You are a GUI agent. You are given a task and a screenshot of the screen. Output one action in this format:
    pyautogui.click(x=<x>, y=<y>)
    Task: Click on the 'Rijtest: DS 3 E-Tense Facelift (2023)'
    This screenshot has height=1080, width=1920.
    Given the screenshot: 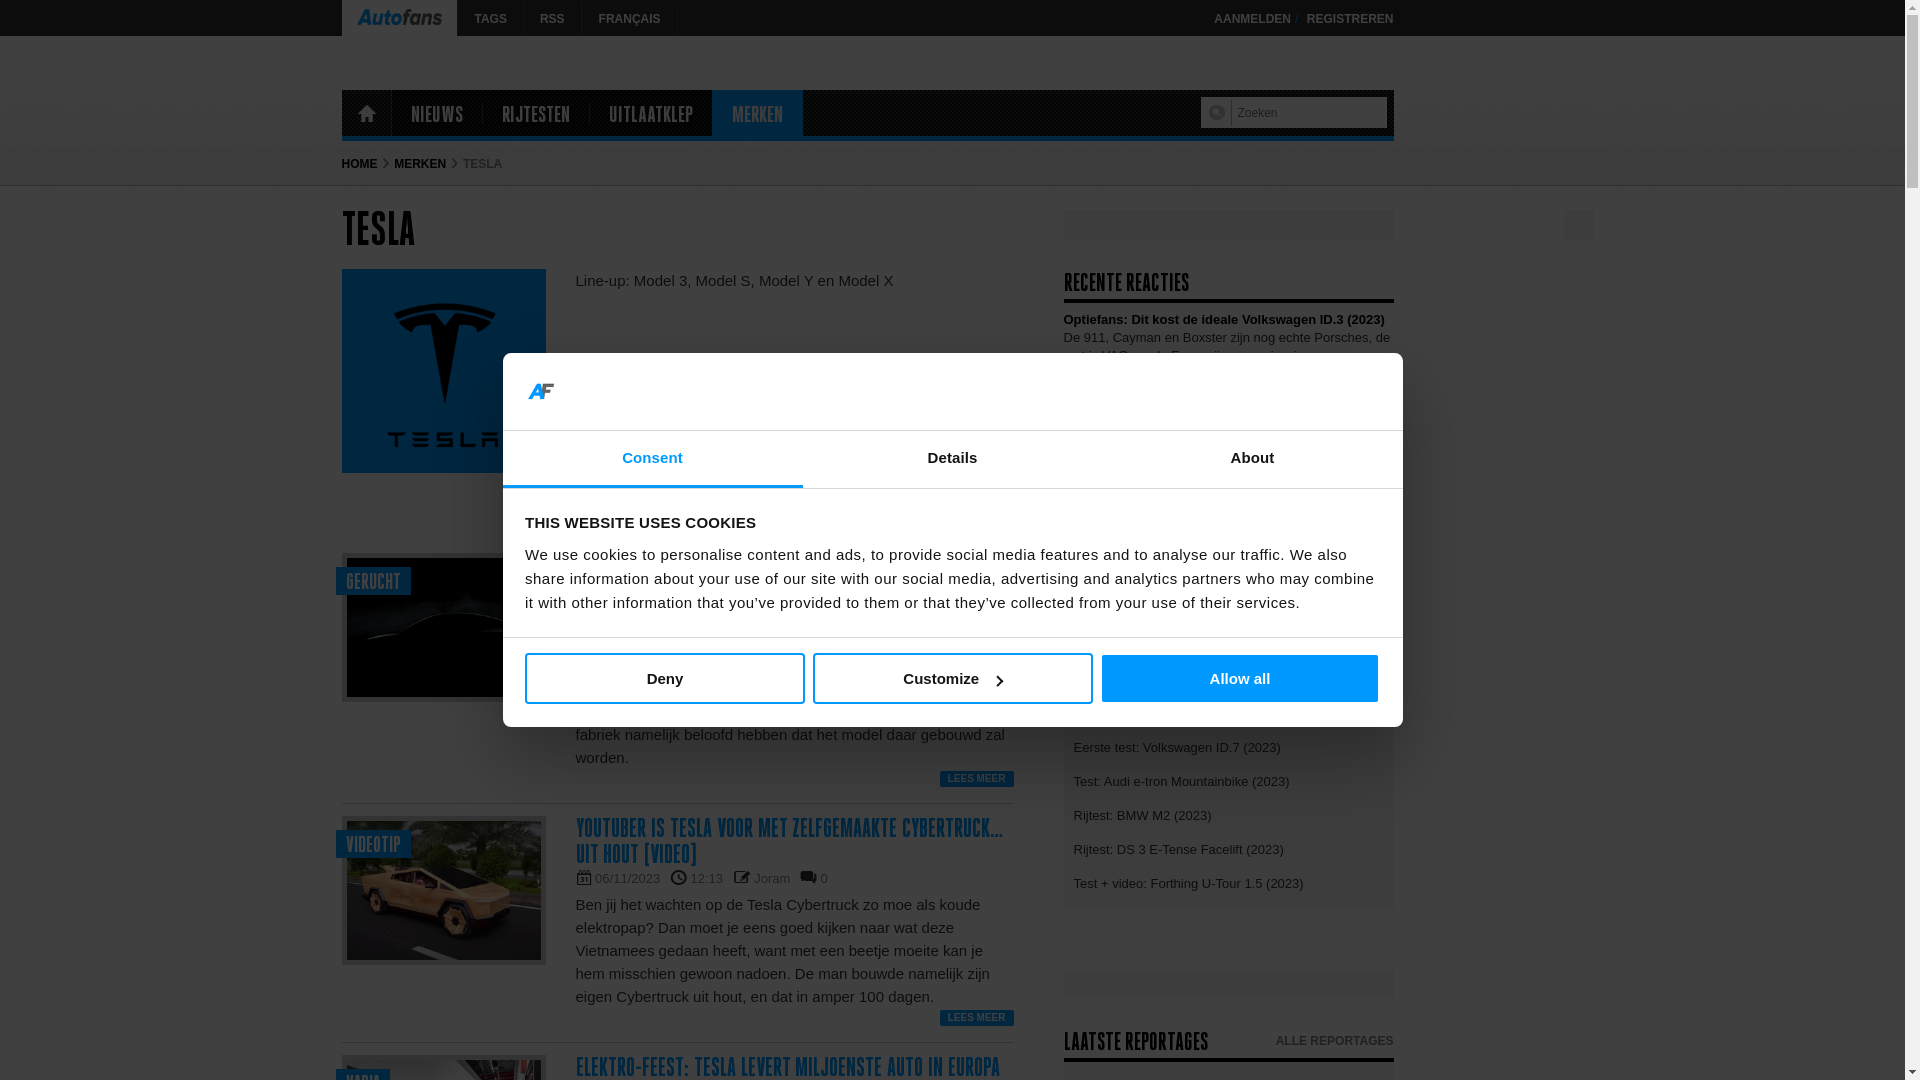 What is the action you would take?
    pyautogui.click(x=1227, y=848)
    